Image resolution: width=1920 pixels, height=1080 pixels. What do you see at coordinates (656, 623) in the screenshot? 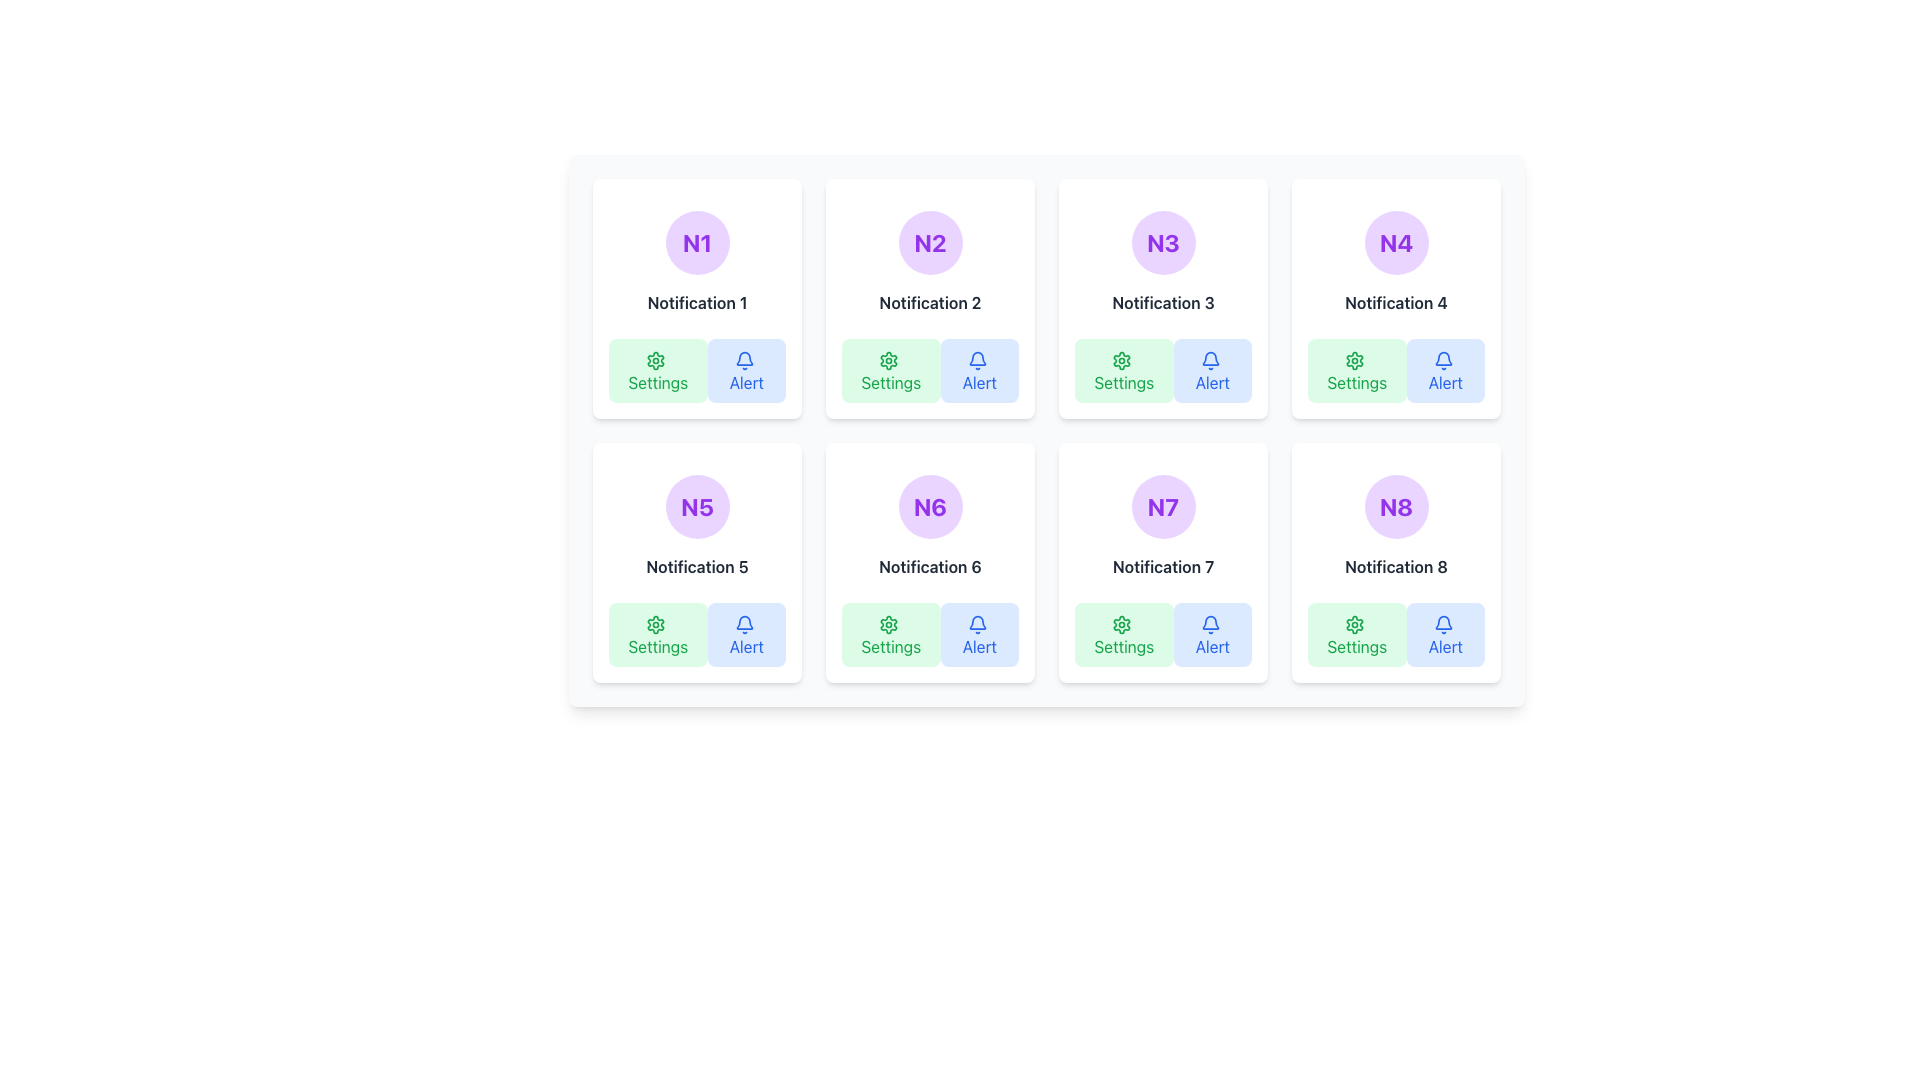
I see `the gear-shaped settings icon in the notification card labeled 'Notification 5', which is rendered in green and located above the 'Settings' label` at bounding box center [656, 623].